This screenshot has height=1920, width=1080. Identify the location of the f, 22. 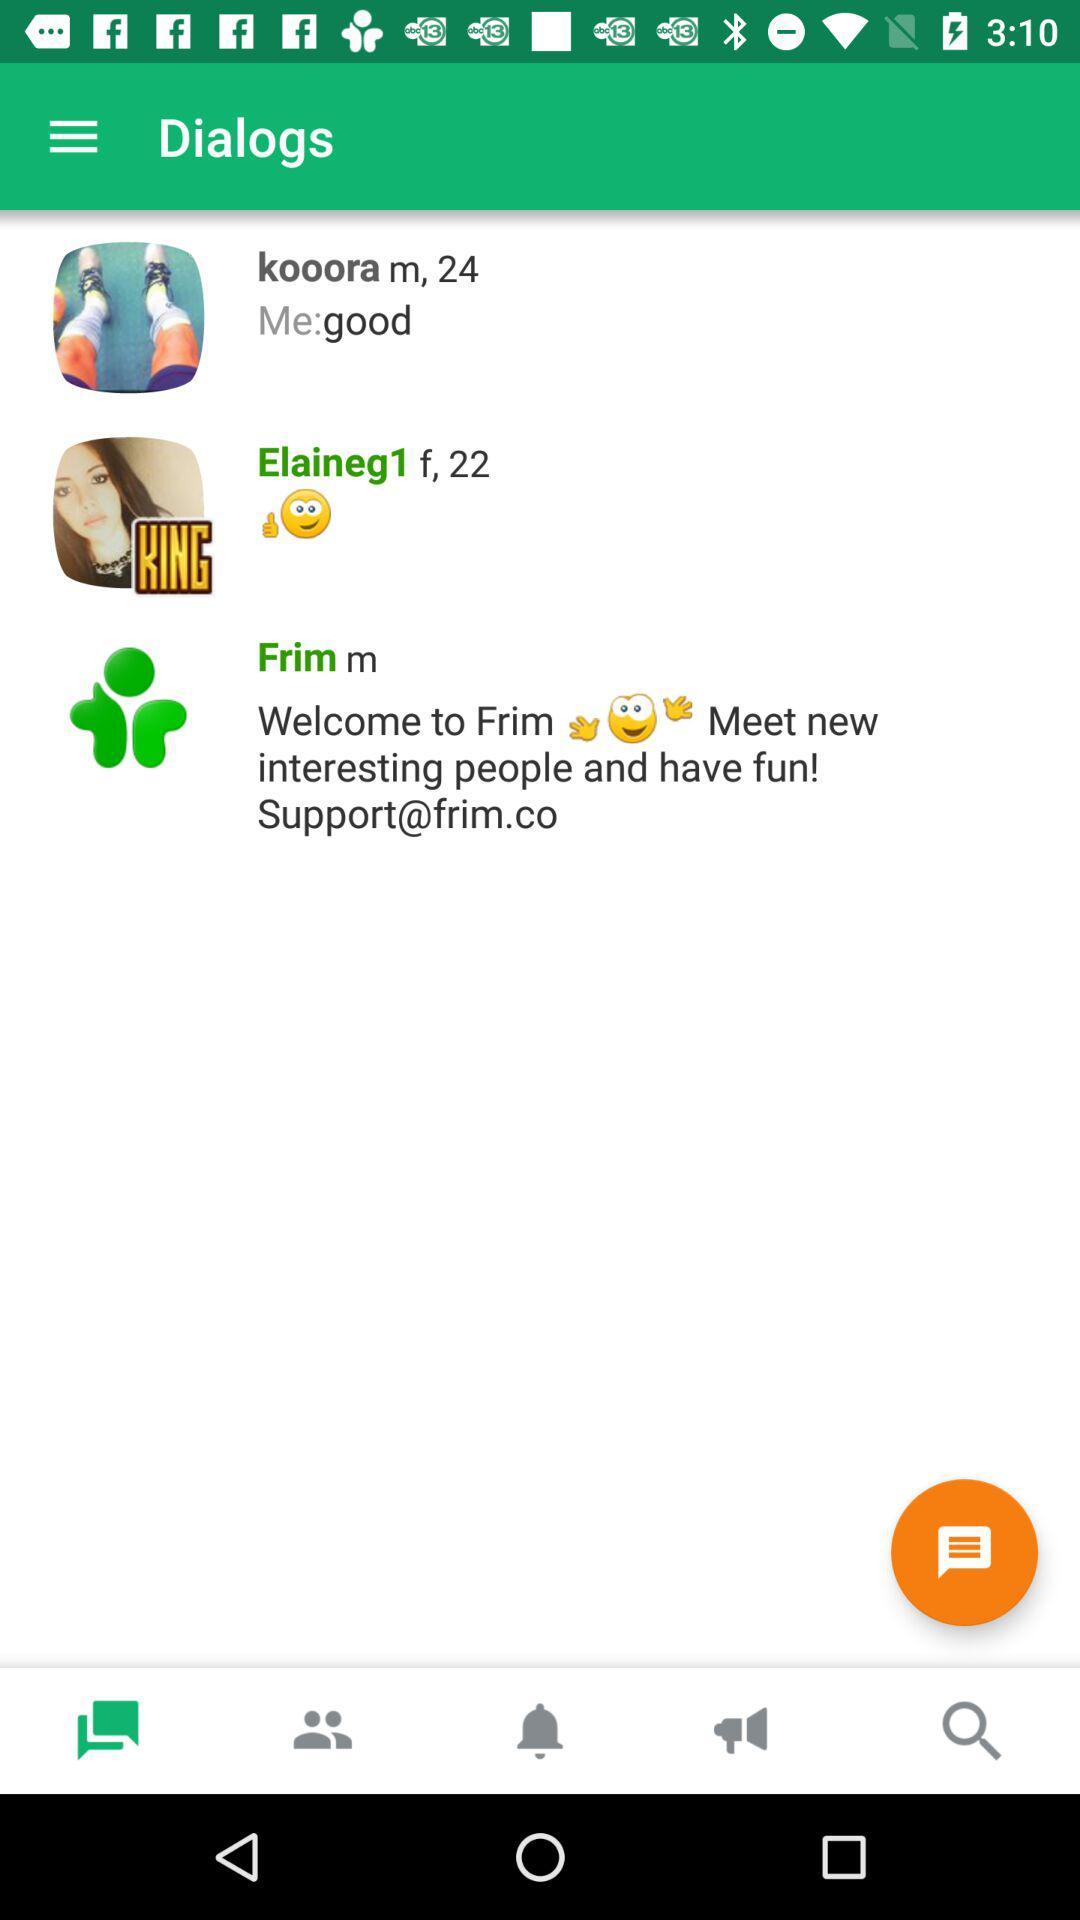
(454, 461).